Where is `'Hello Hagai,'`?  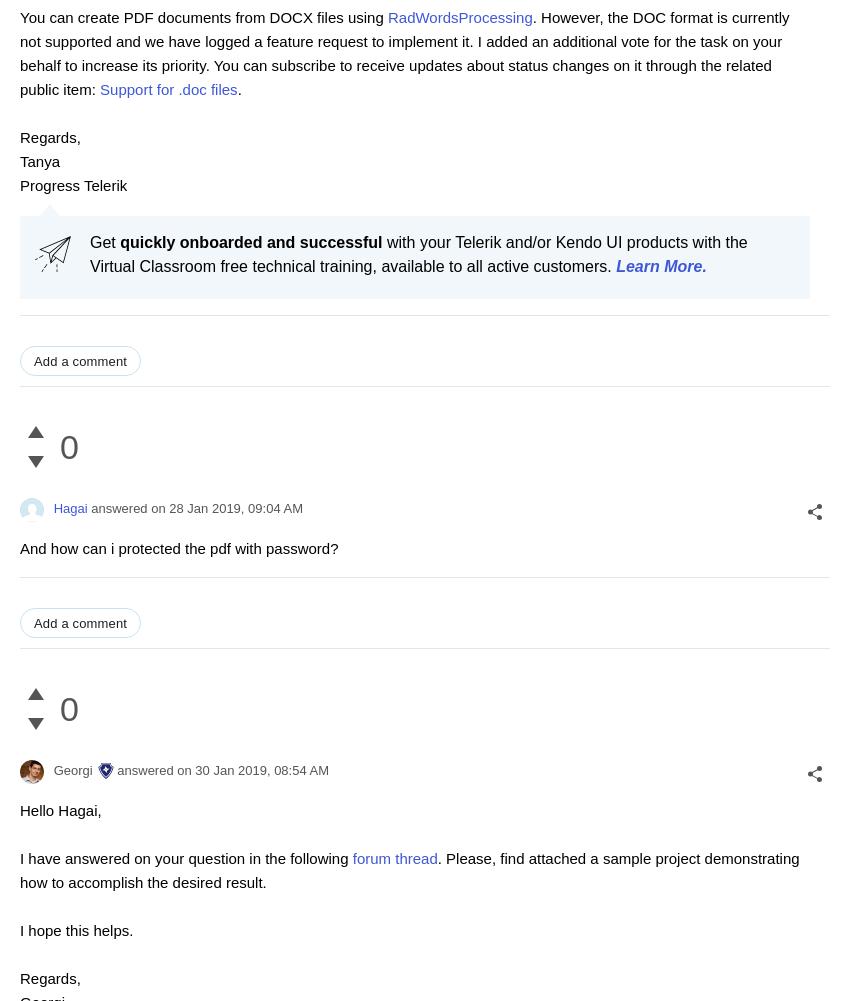
'Hello Hagai,' is located at coordinates (60, 809).